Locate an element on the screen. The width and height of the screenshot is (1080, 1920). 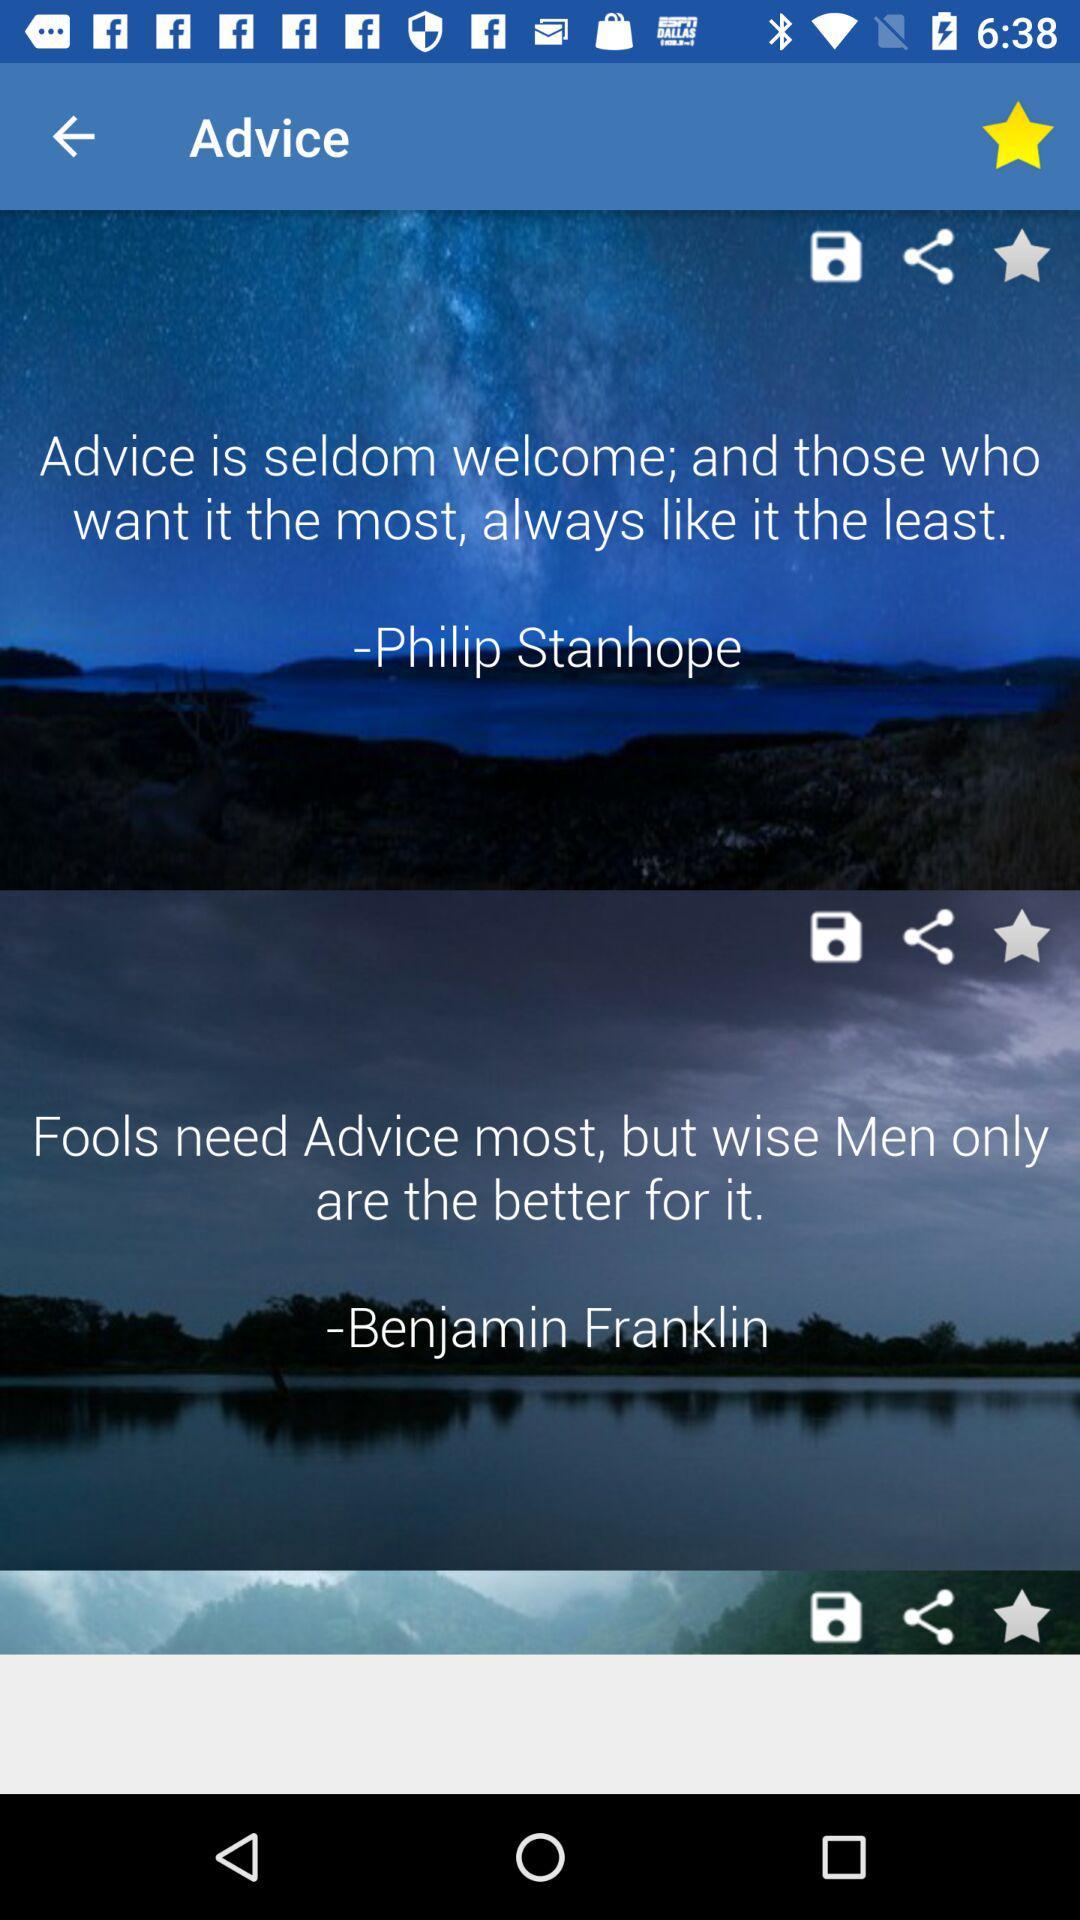
save option is located at coordinates (836, 1617).